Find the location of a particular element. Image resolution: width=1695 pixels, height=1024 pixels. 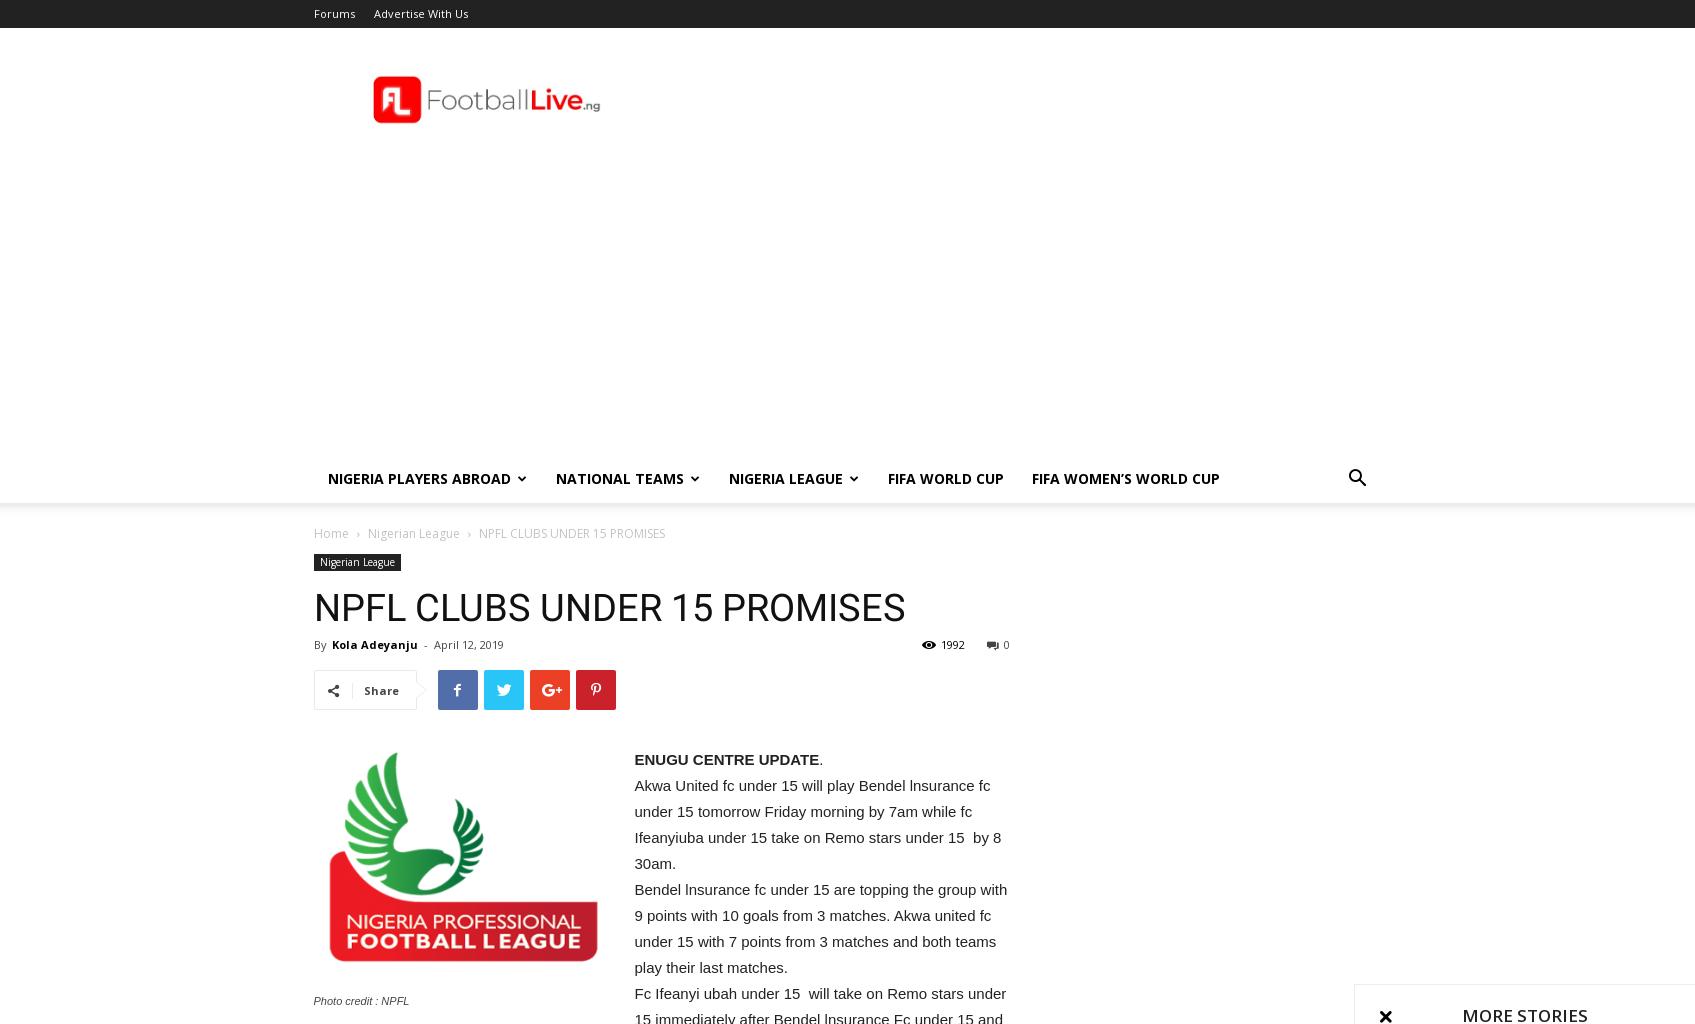

'ENUGU CENTRE UPDATE' is located at coordinates (725, 758).